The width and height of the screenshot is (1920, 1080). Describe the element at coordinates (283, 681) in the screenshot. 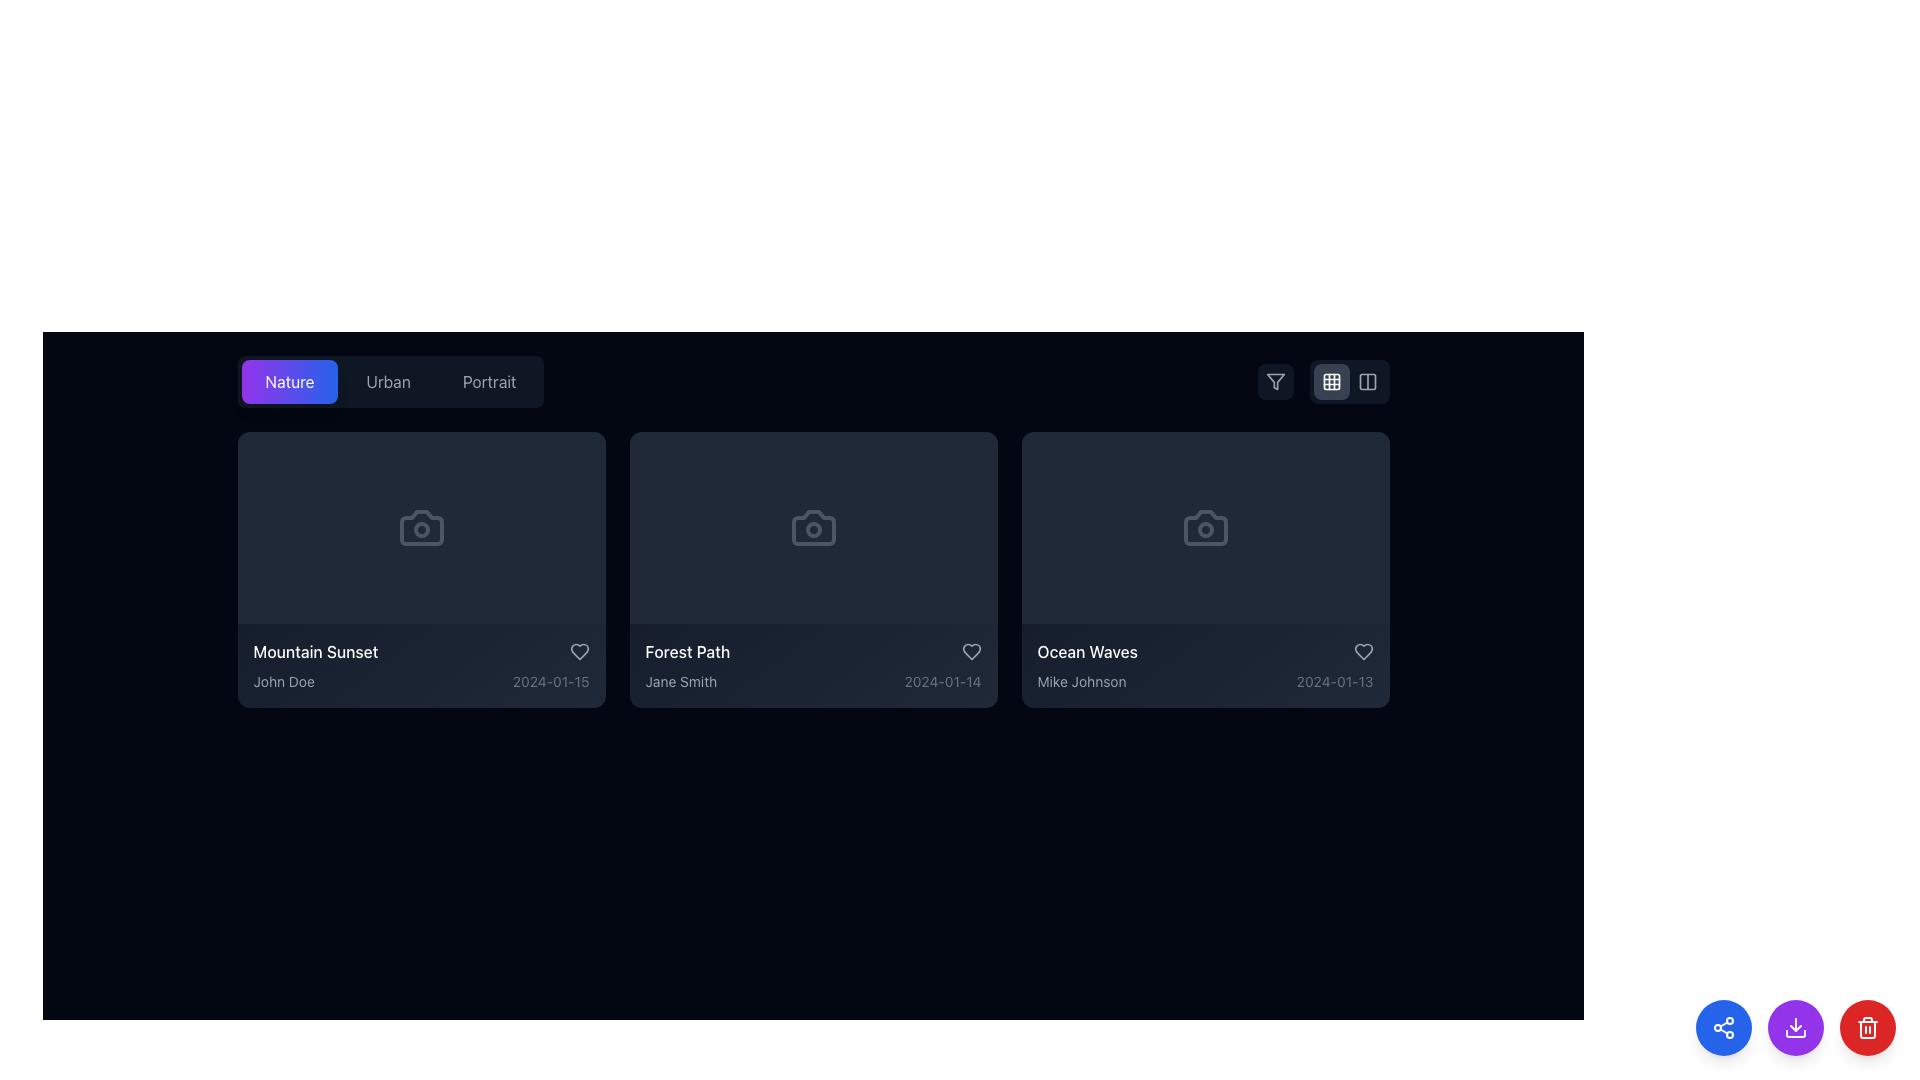

I see `the label displaying 'John Doe', which is subtly gray and positioned in the first content card under the 'Mountain Sunset' title and above the date '2024-01-15'` at that location.